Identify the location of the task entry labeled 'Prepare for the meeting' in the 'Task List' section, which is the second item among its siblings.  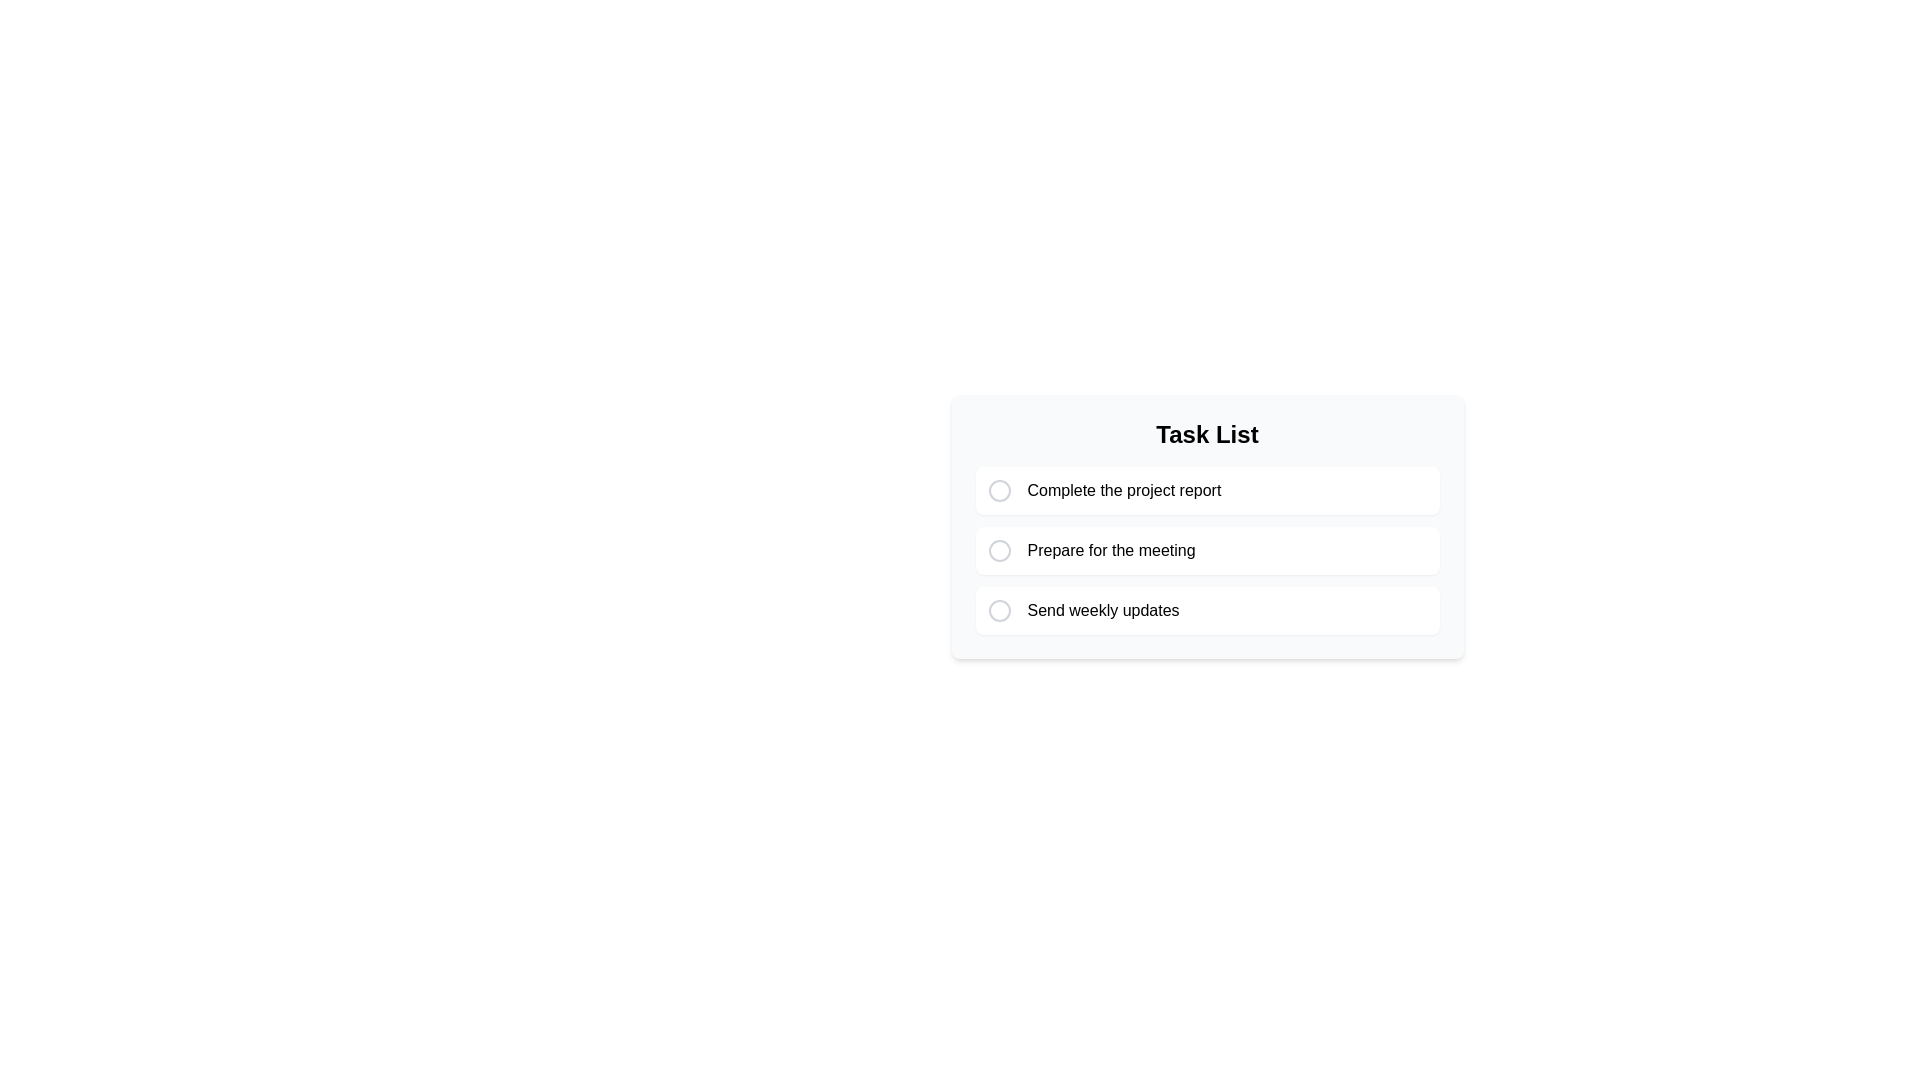
(1206, 551).